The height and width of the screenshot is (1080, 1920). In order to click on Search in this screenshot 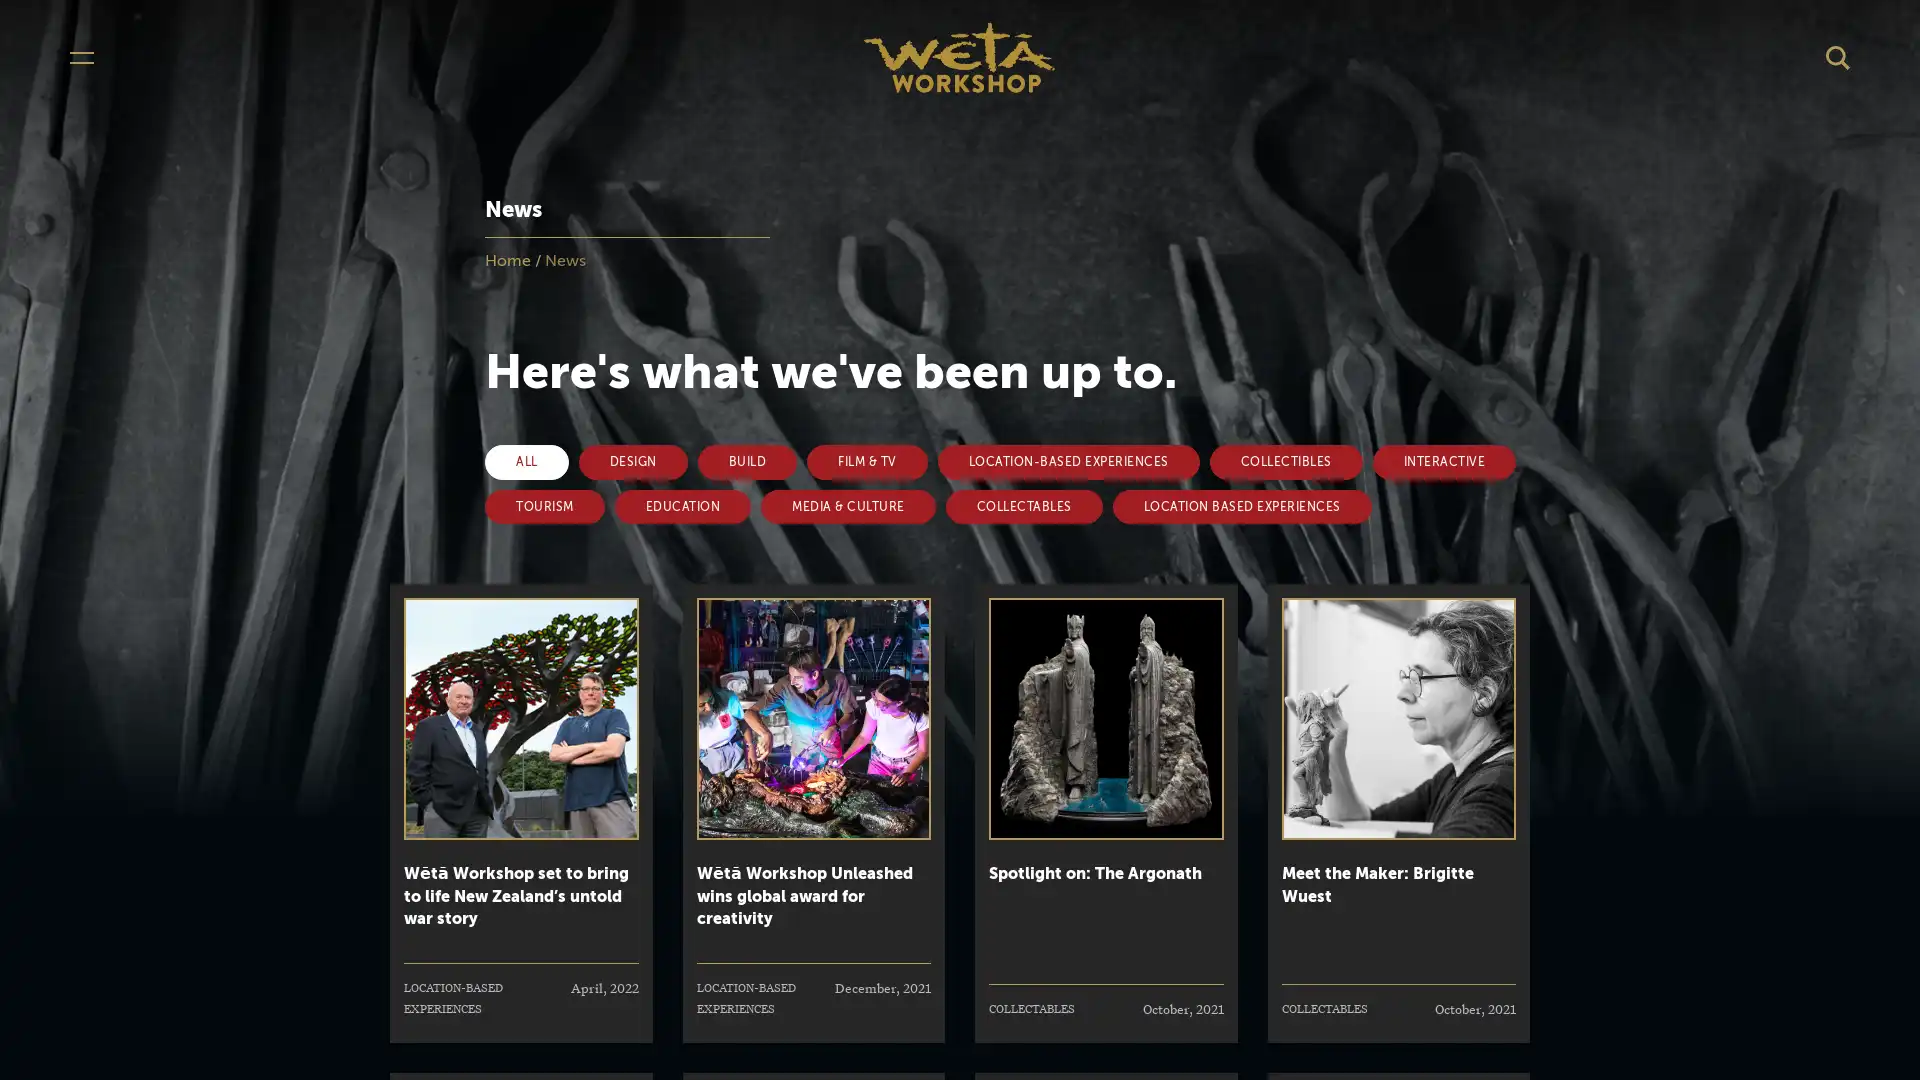, I will do `click(1838, 56)`.